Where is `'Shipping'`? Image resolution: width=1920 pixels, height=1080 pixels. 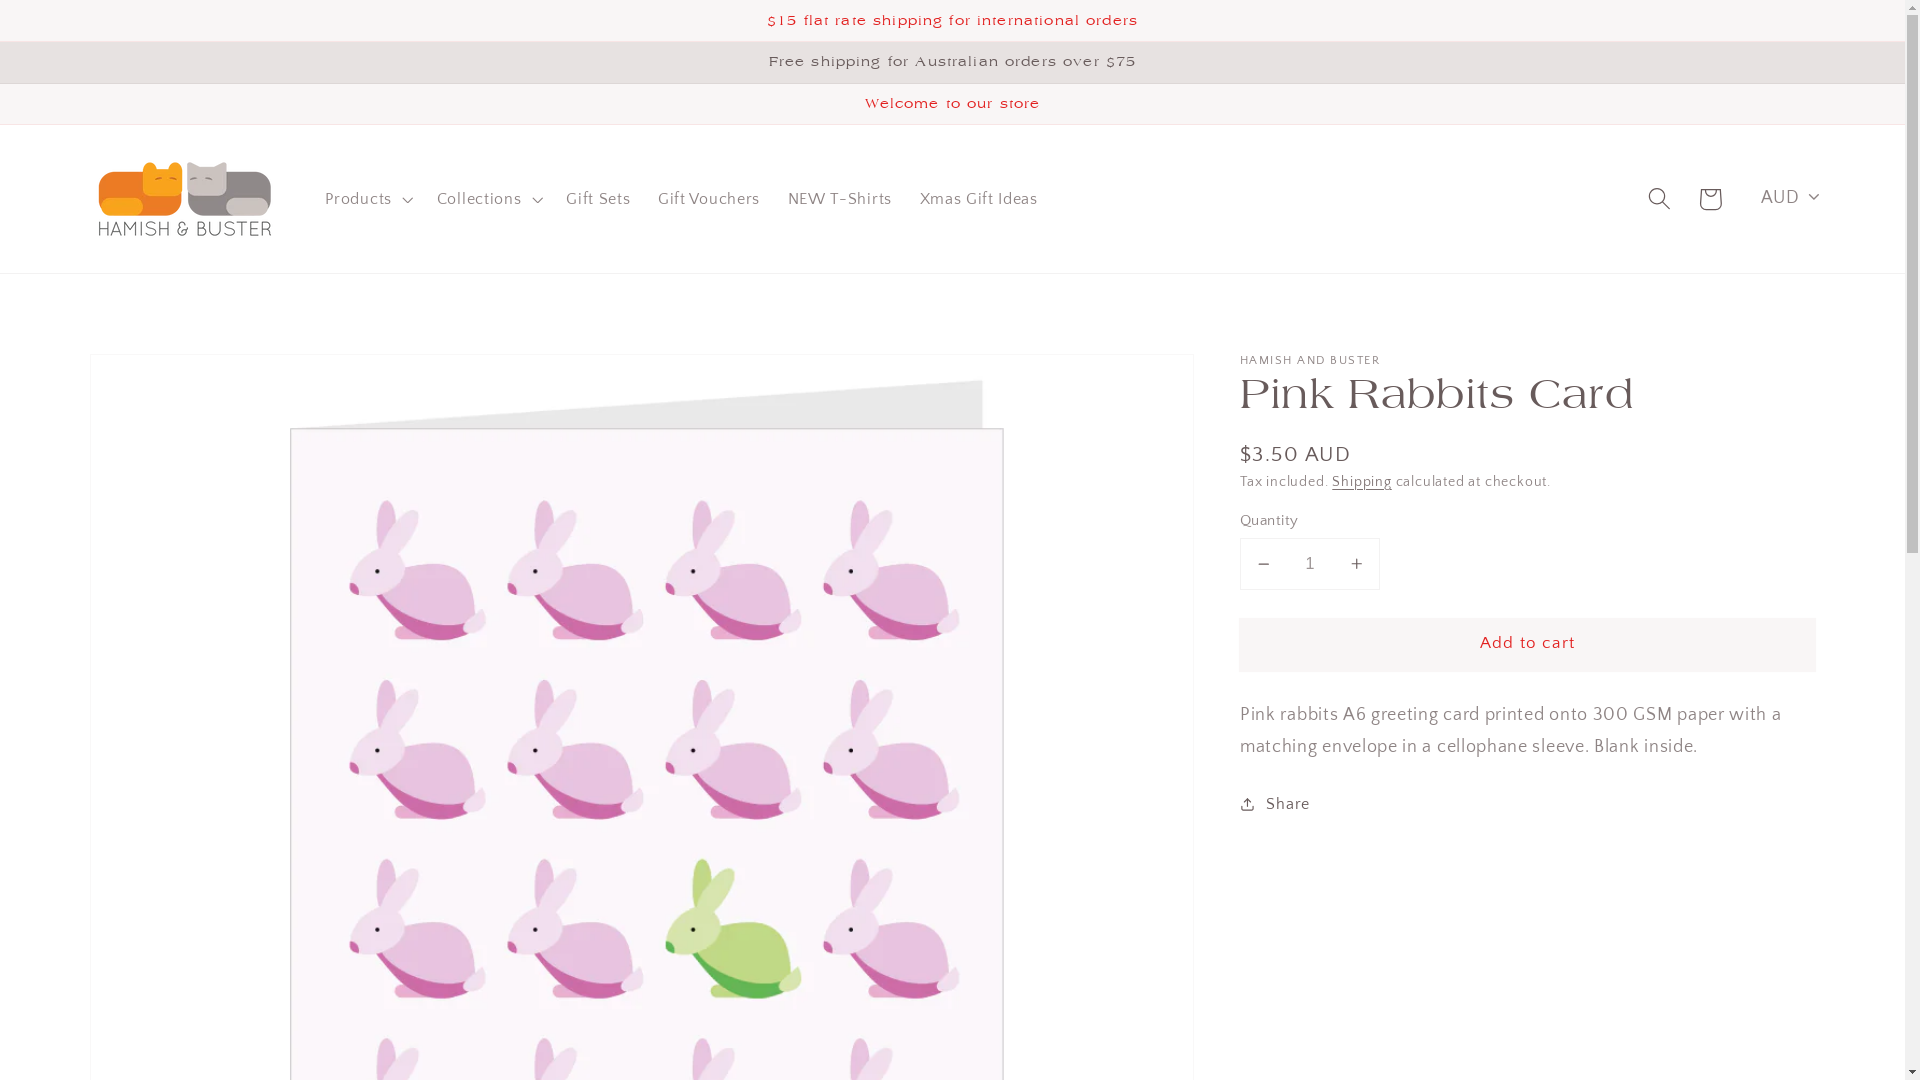 'Shipping' is located at coordinates (1360, 481).